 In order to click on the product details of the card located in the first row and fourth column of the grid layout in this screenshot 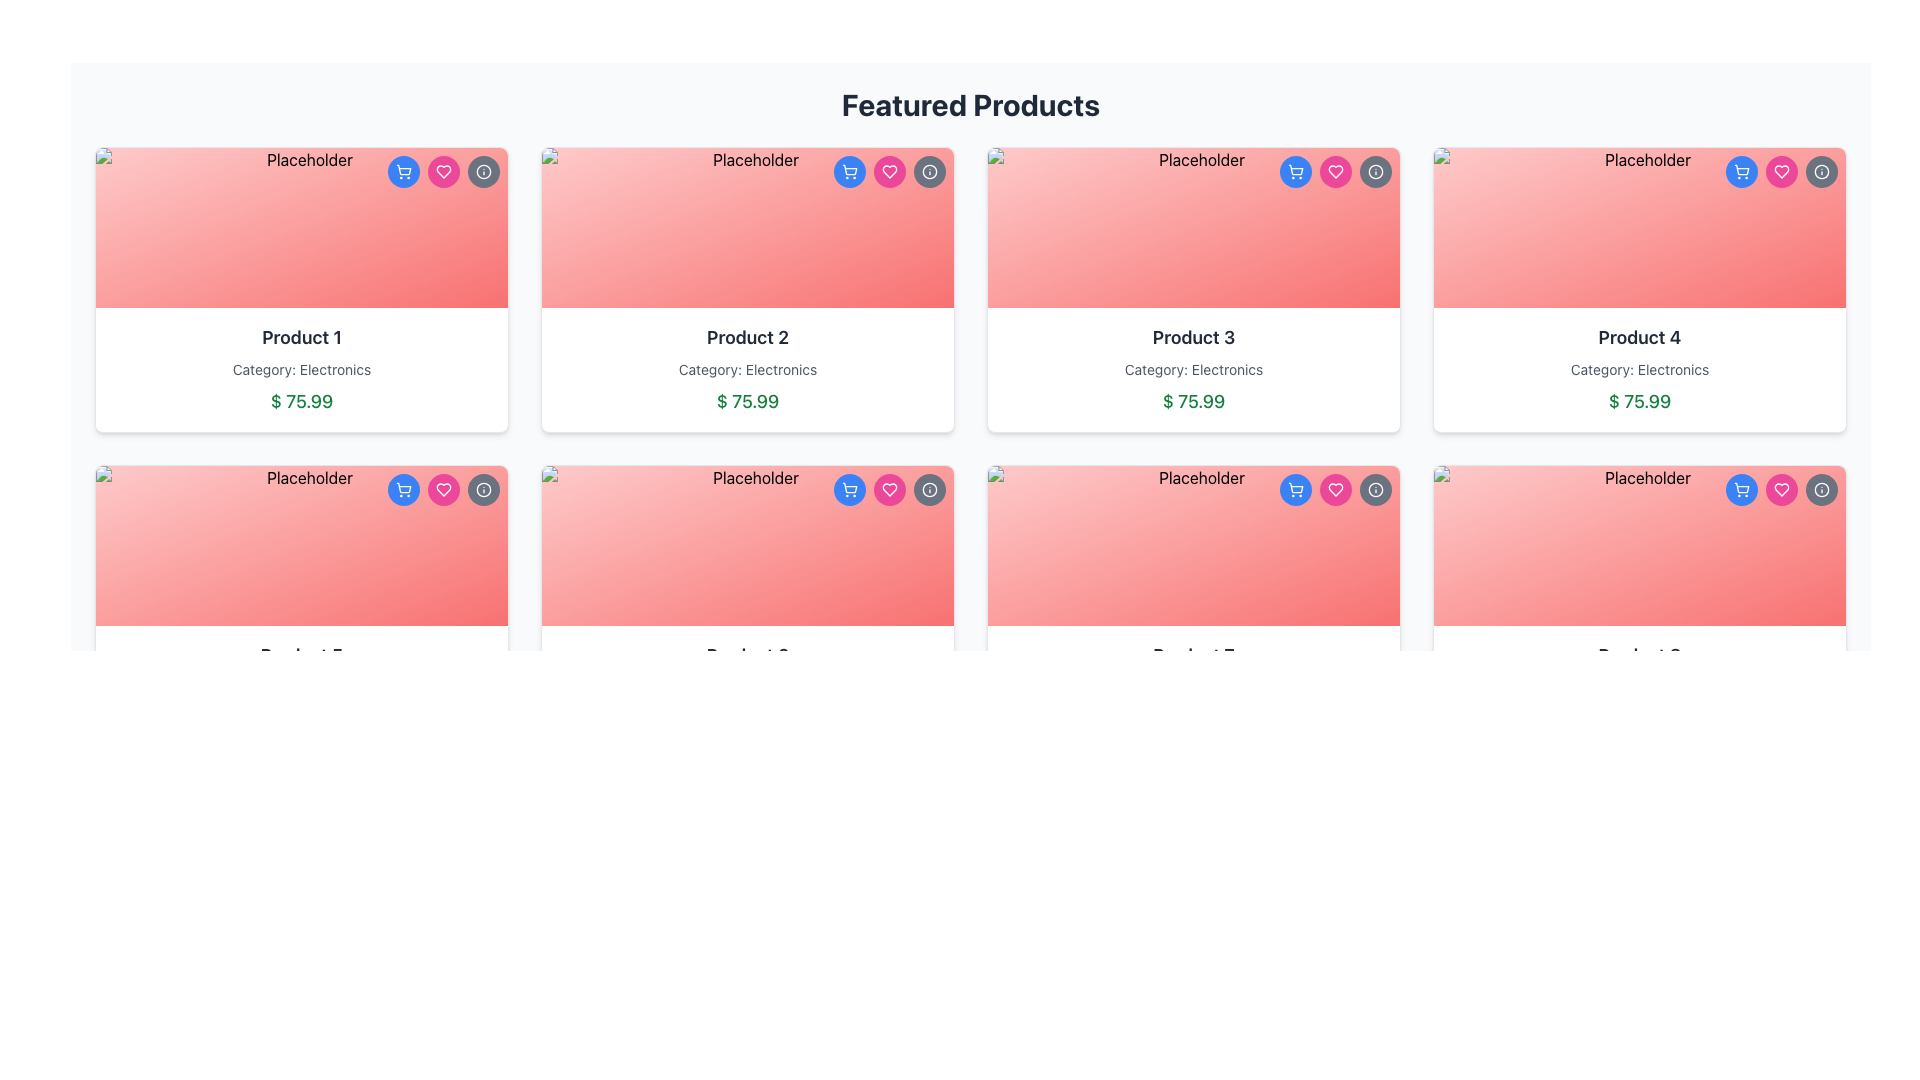, I will do `click(1640, 289)`.